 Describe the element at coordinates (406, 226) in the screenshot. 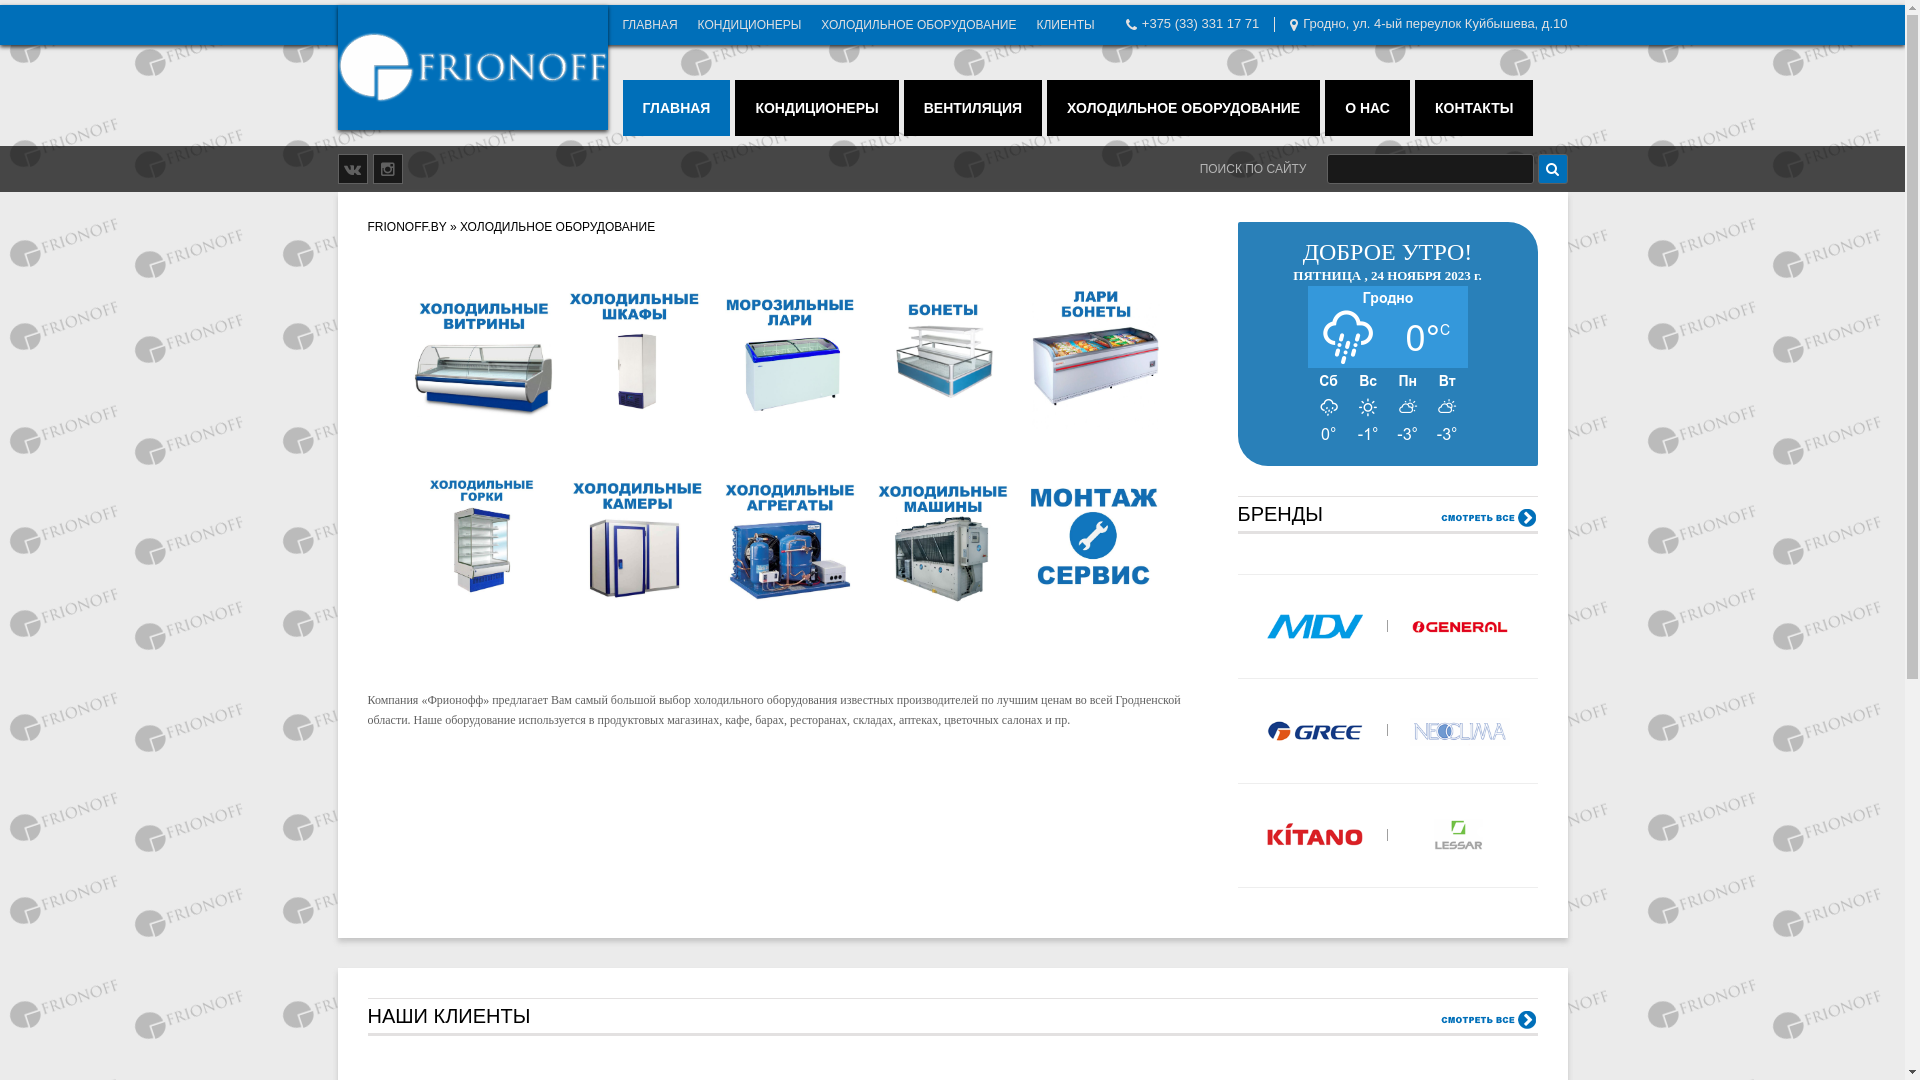

I see `'FRIONOFF.BY'` at that location.